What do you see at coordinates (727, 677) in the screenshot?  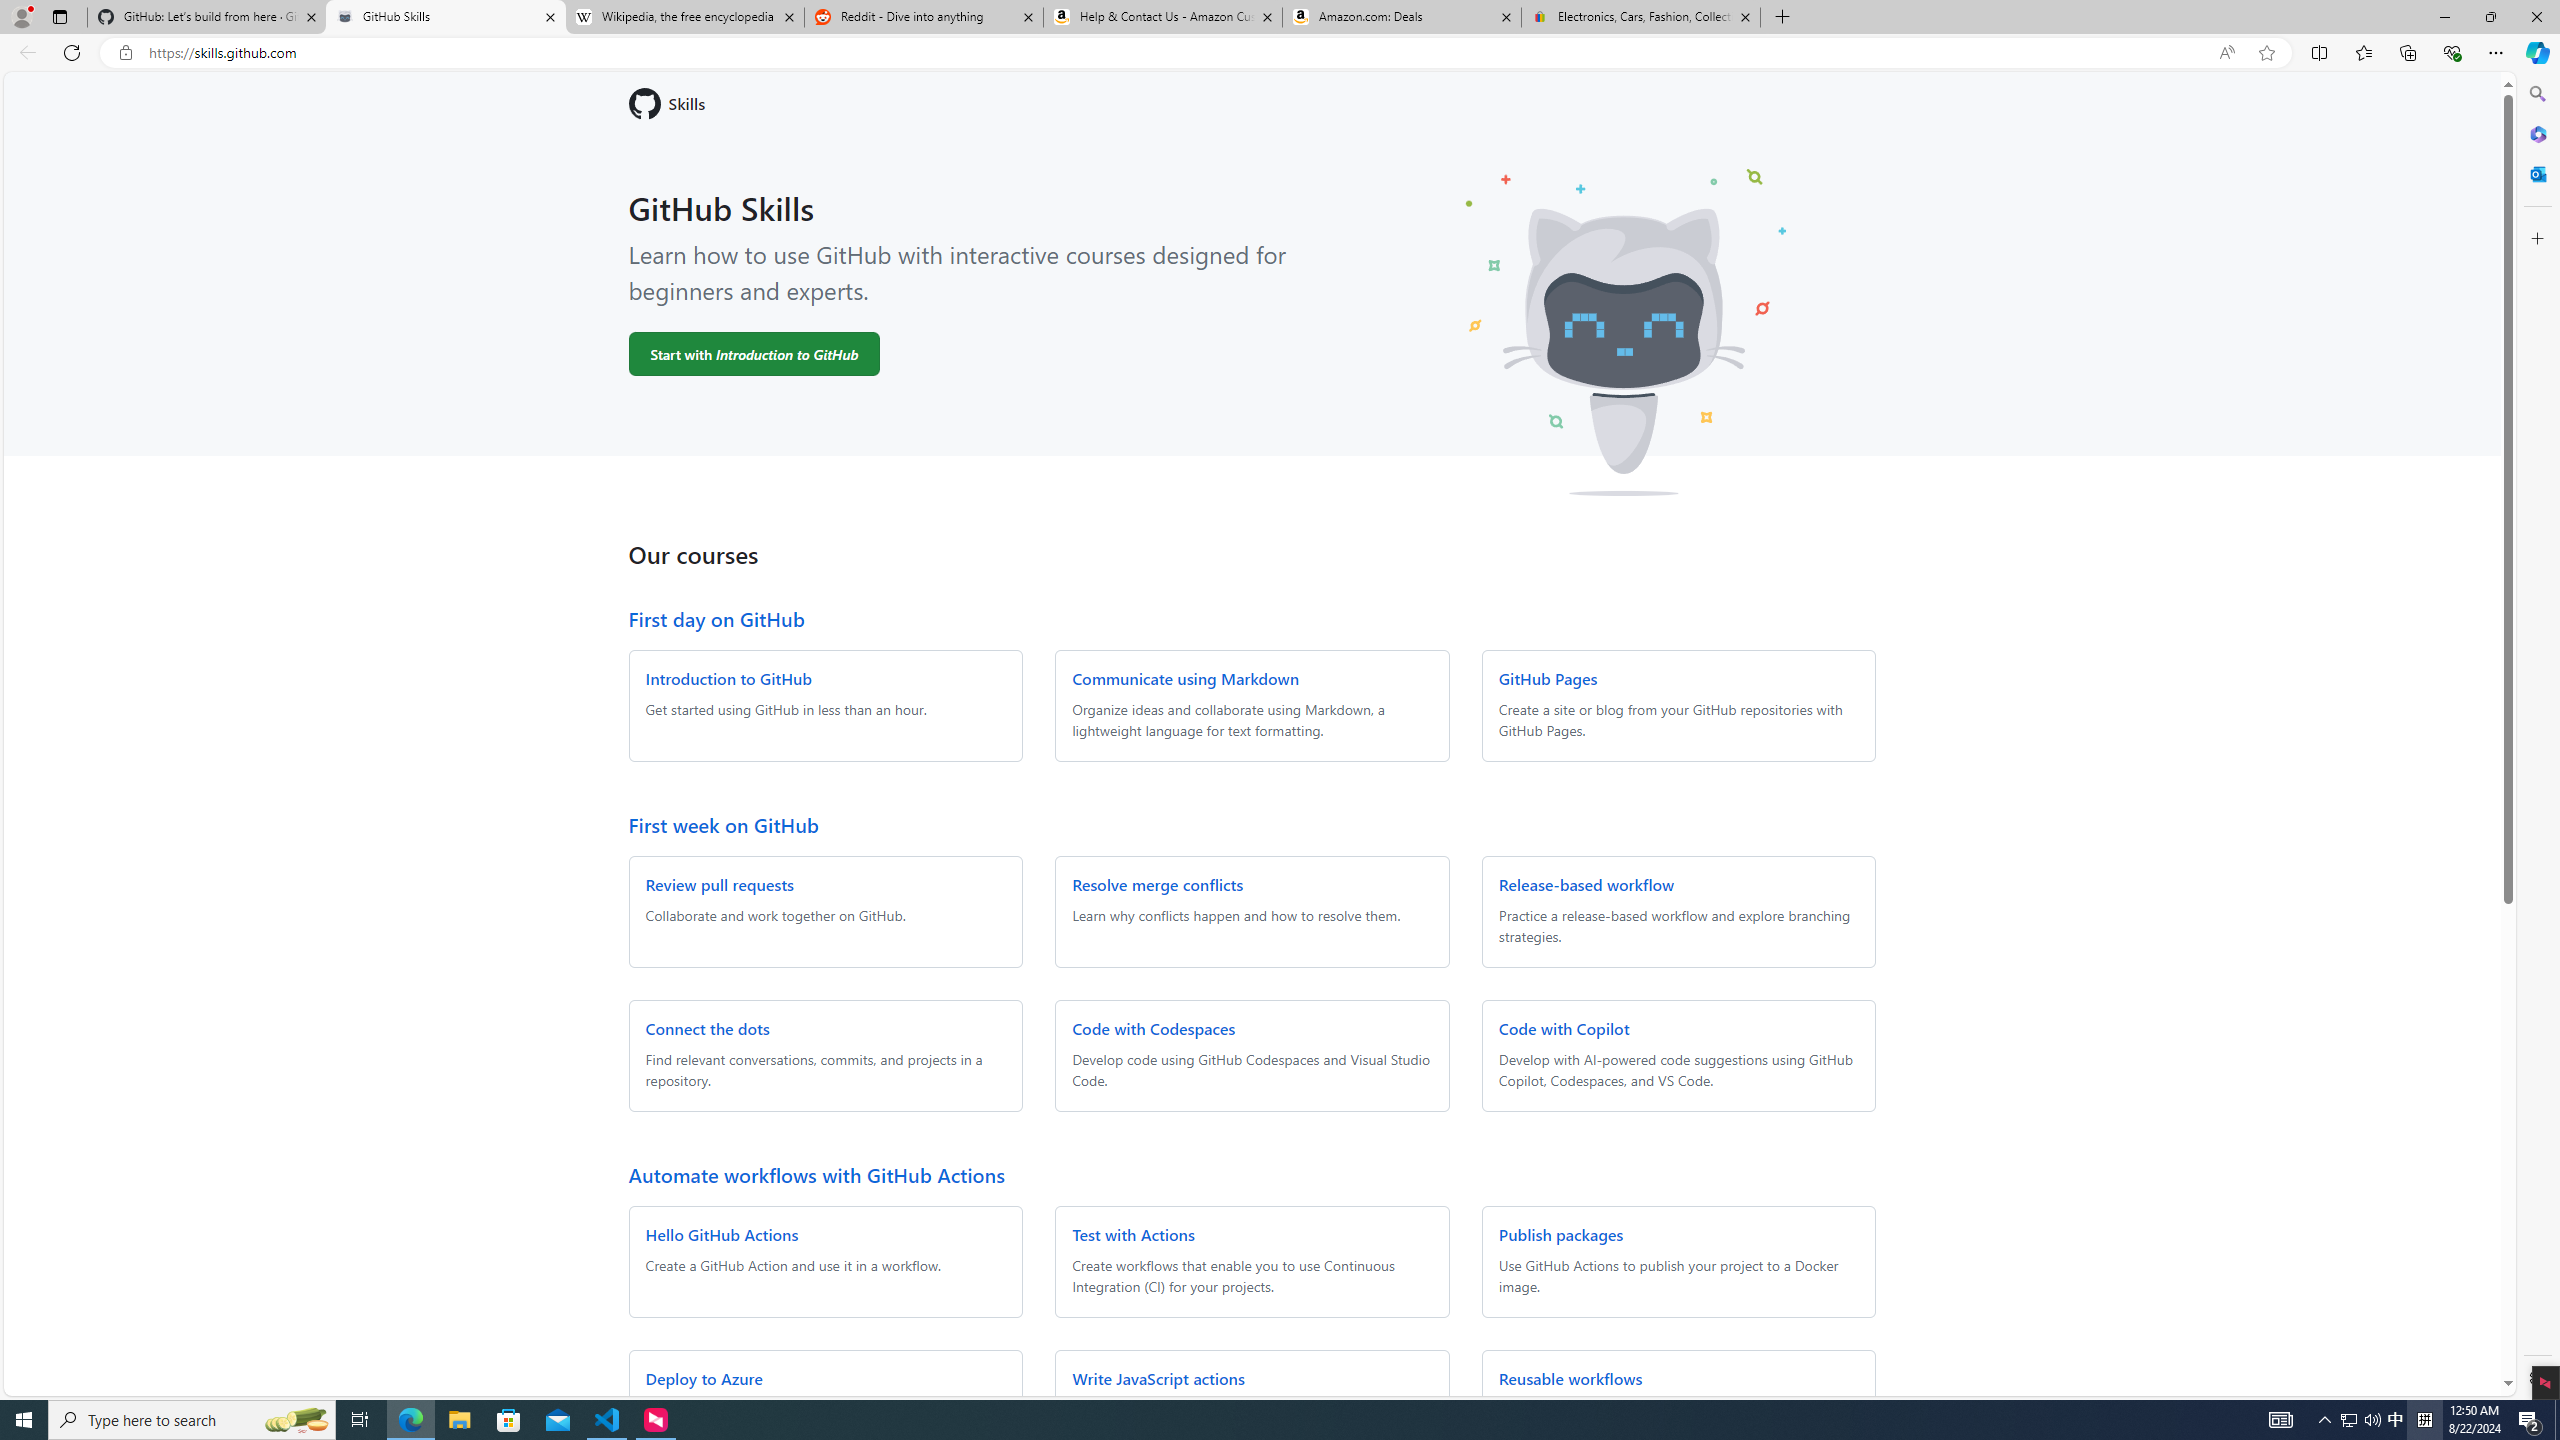 I see `'Introduction to GitHub'` at bounding box center [727, 677].